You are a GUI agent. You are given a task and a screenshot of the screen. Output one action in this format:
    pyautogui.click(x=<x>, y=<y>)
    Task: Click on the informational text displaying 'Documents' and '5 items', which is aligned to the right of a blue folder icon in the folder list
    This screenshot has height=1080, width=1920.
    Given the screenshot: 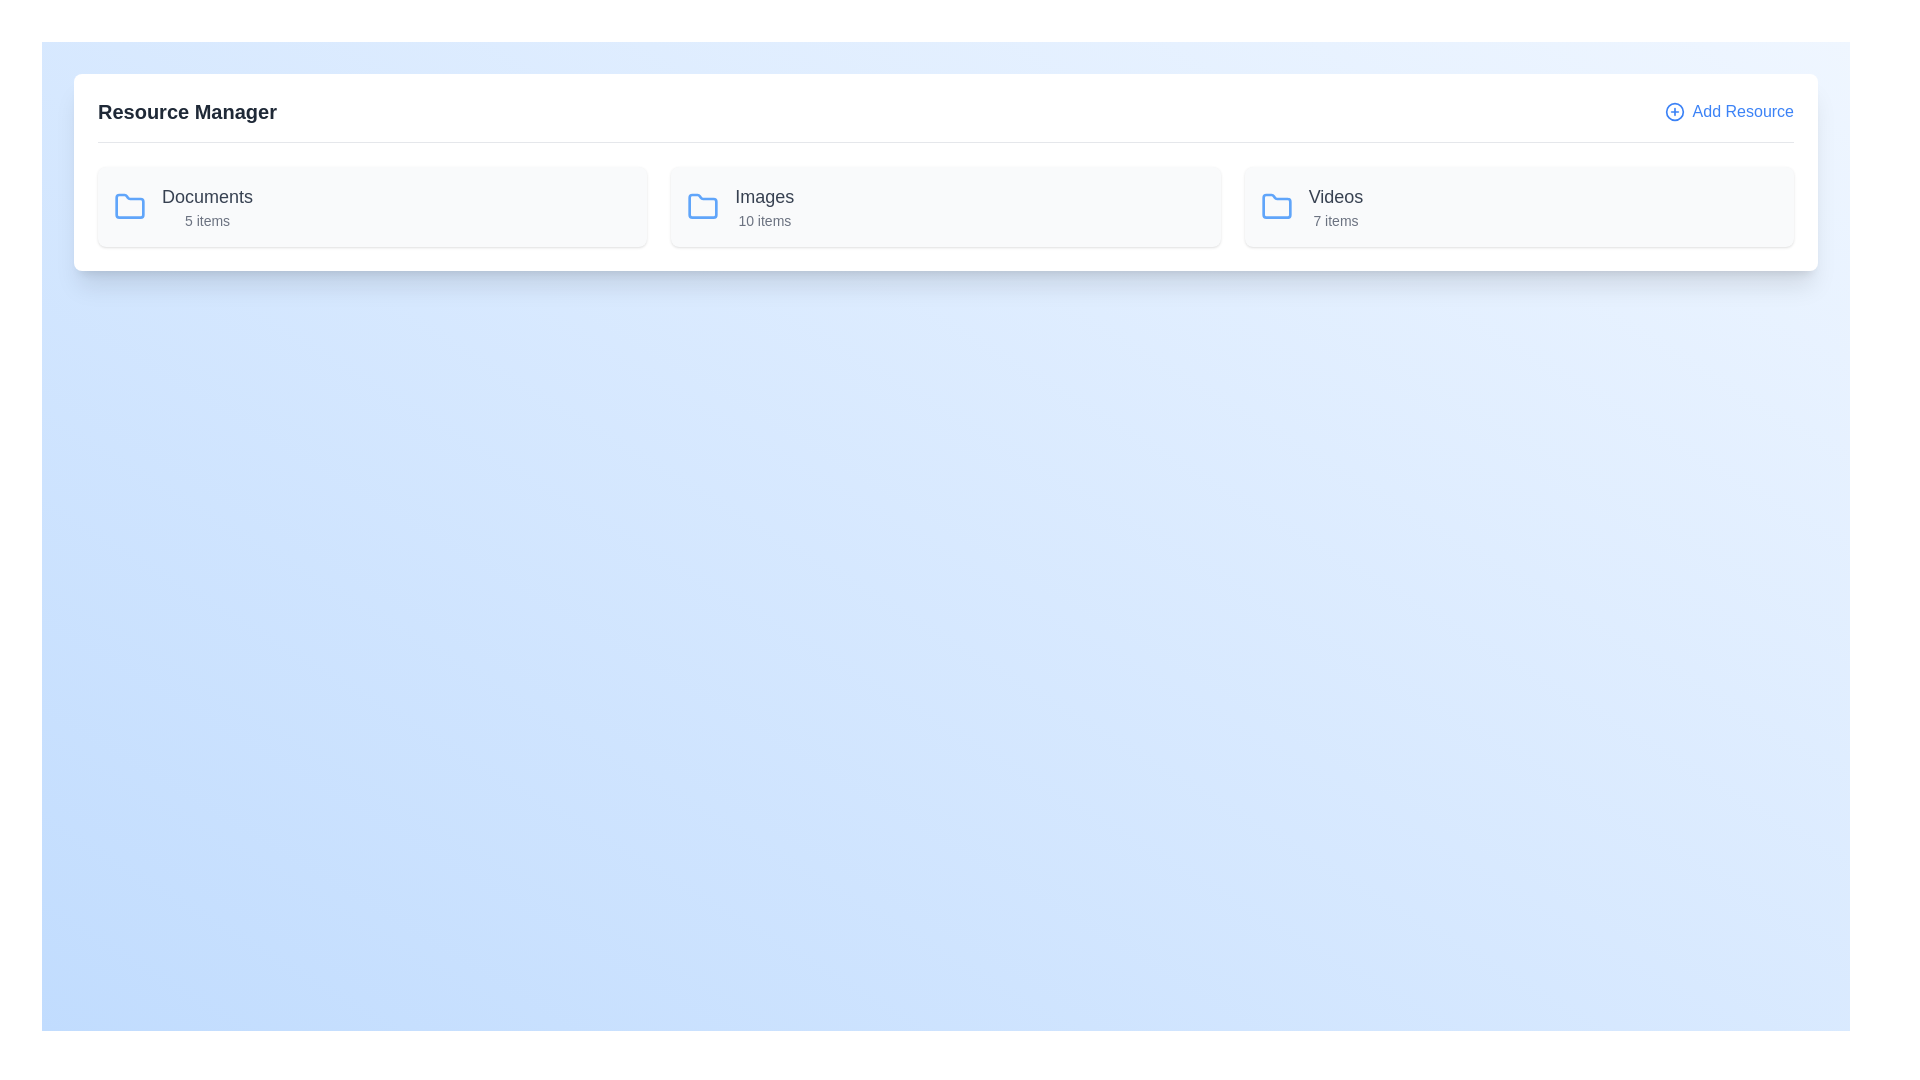 What is the action you would take?
    pyautogui.click(x=207, y=207)
    